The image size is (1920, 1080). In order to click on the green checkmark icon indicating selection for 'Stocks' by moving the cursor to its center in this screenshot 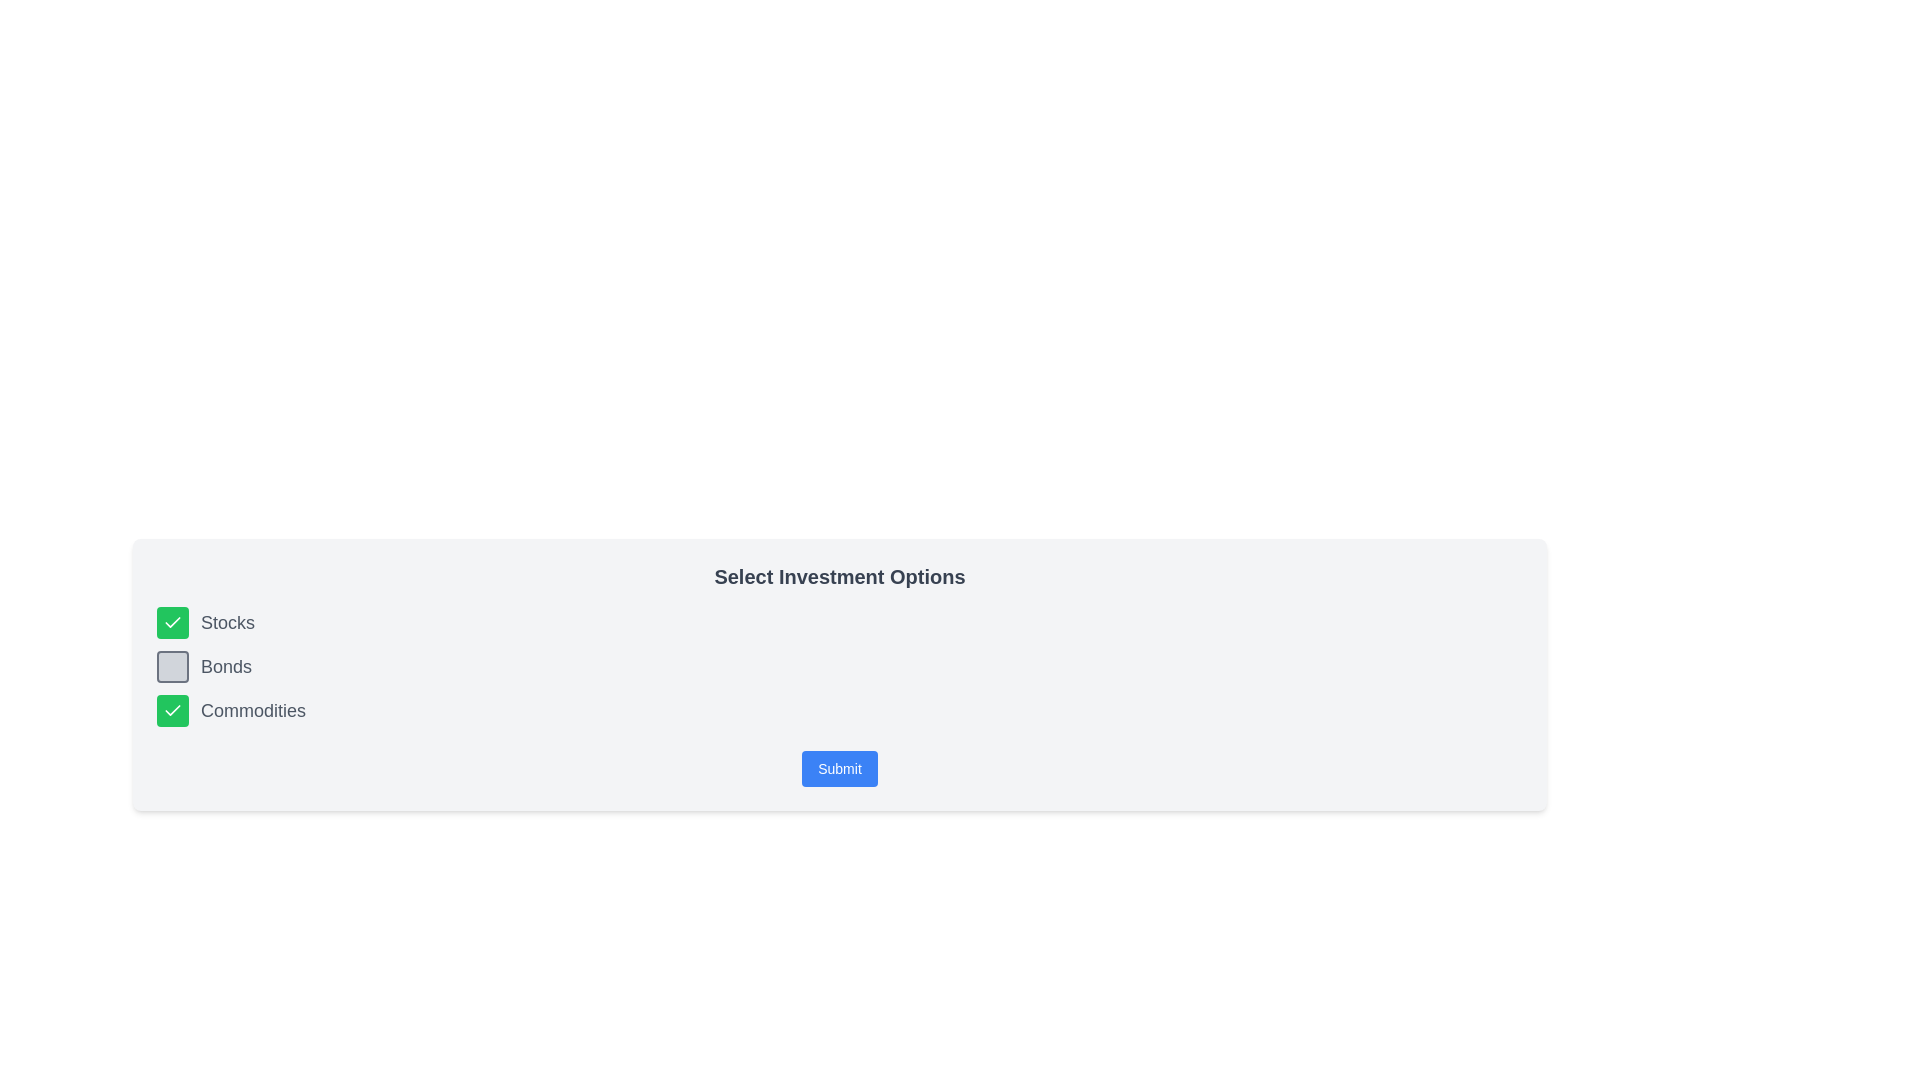, I will do `click(172, 620)`.